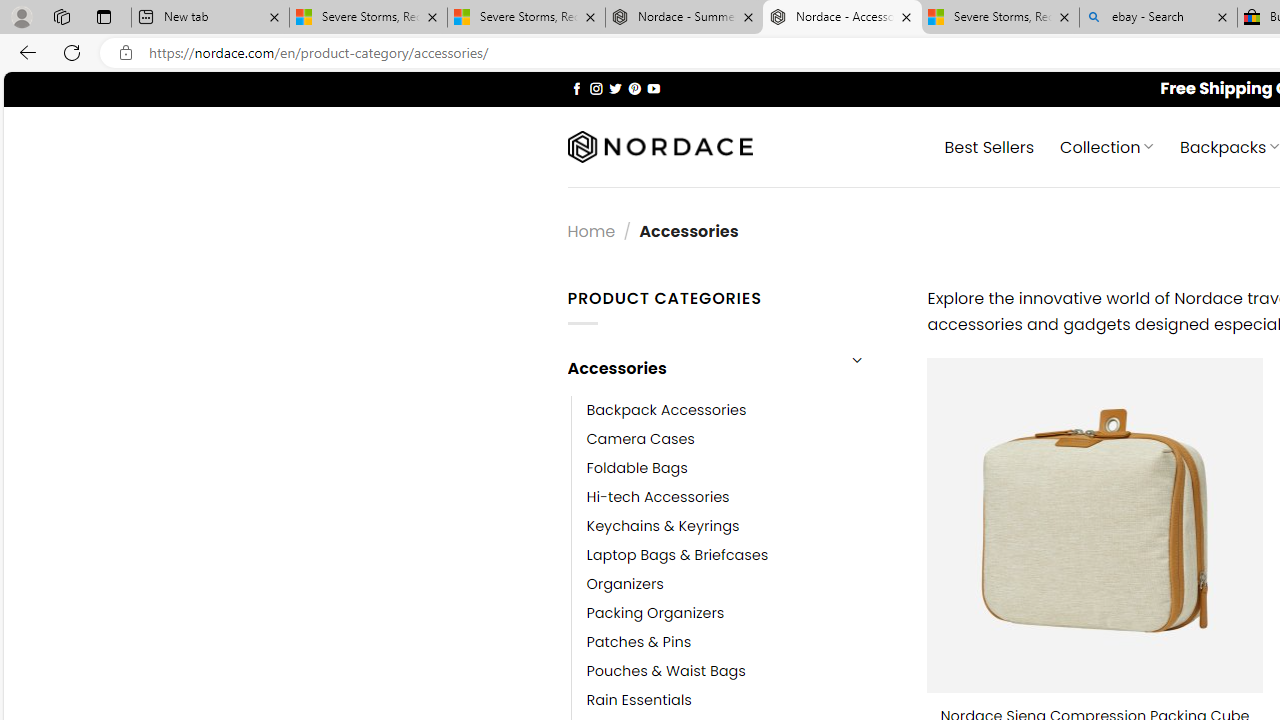 The height and width of the screenshot is (720, 1280). I want to click on 'Follow on YouTube', so click(653, 87).